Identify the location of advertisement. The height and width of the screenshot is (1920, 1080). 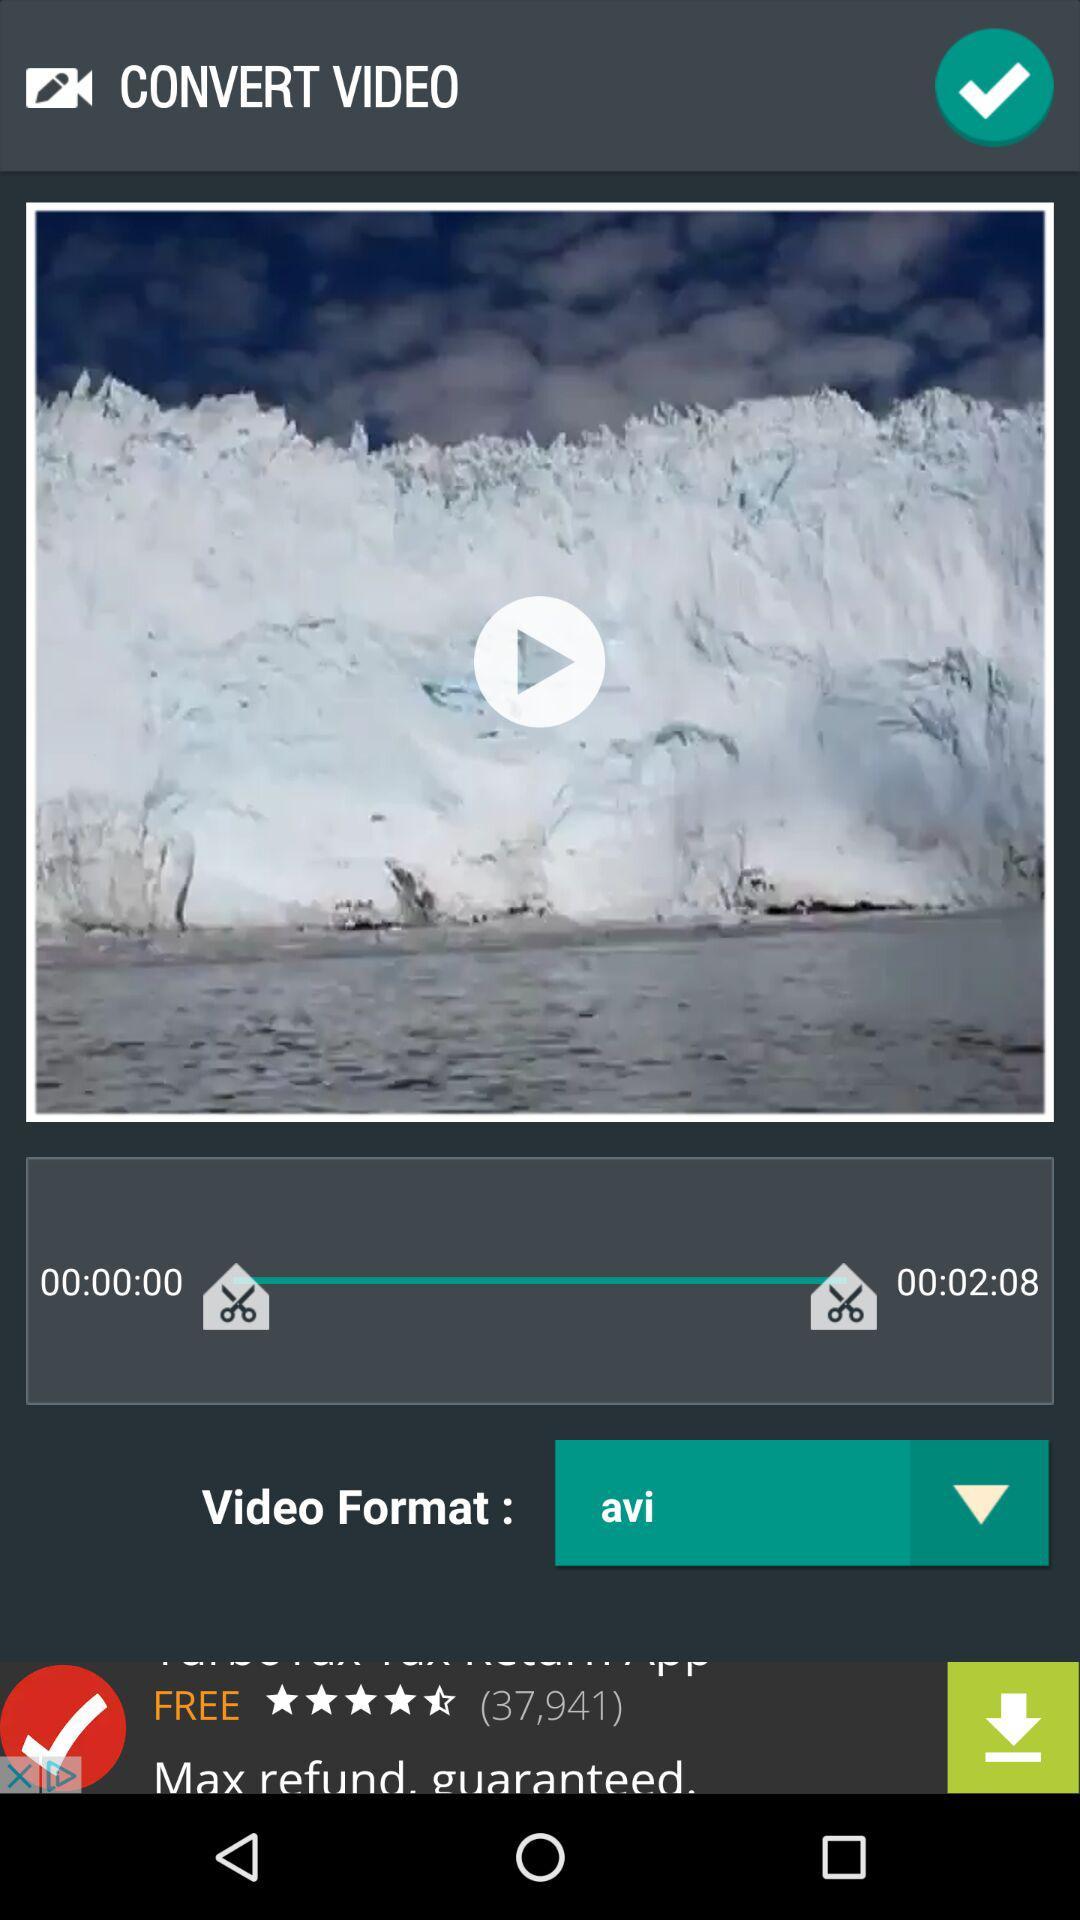
(540, 1726).